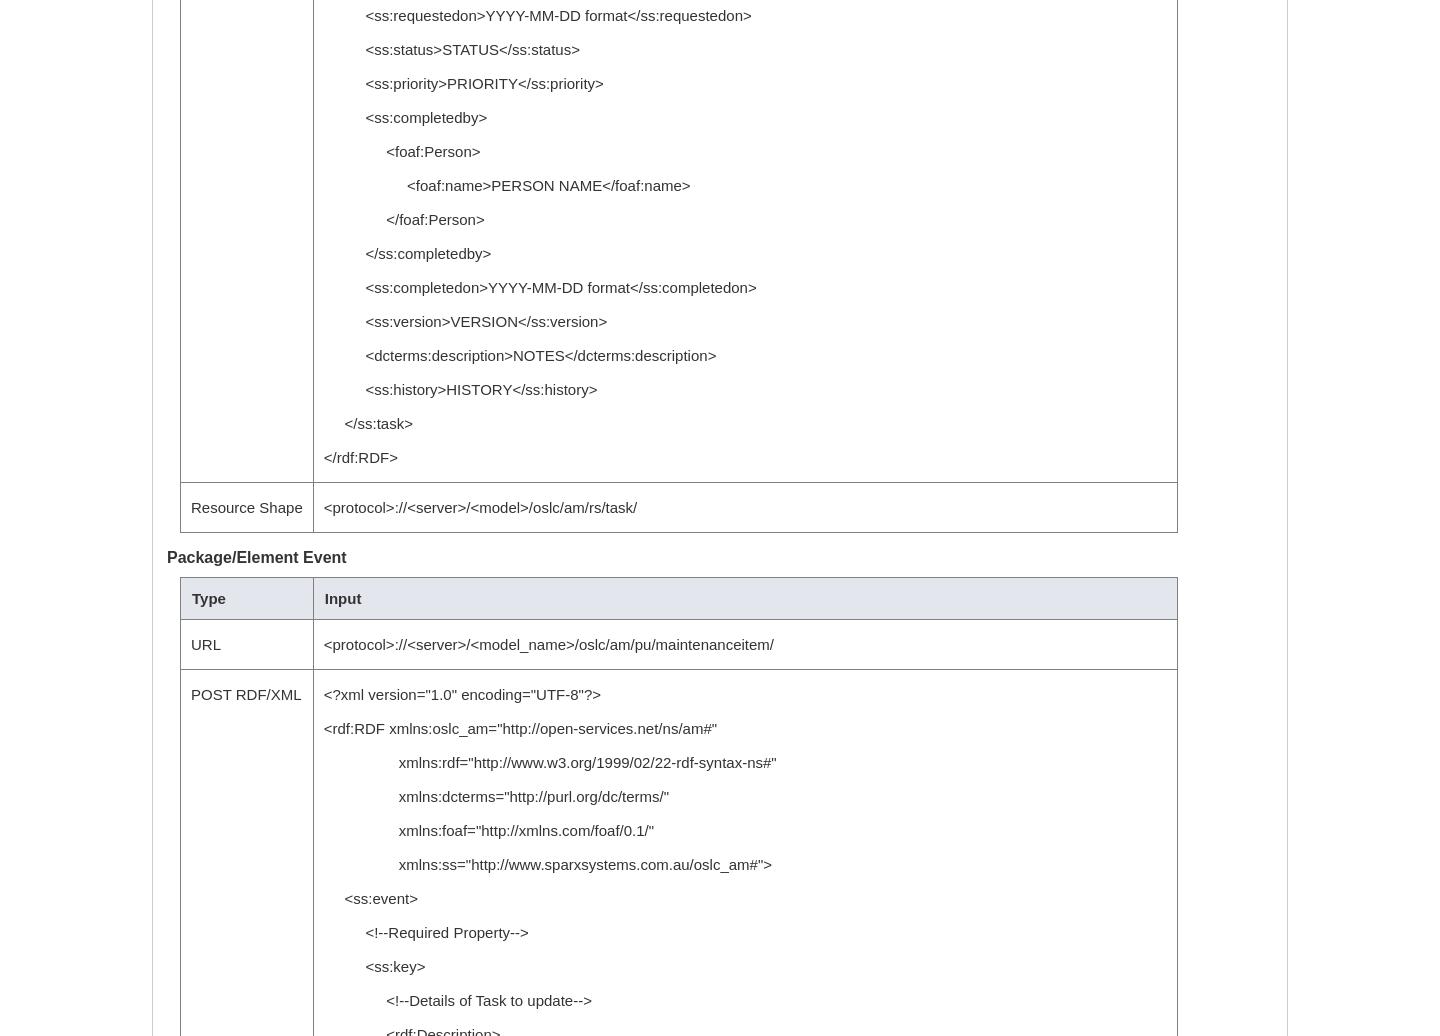  What do you see at coordinates (190, 644) in the screenshot?
I see `'URL'` at bounding box center [190, 644].